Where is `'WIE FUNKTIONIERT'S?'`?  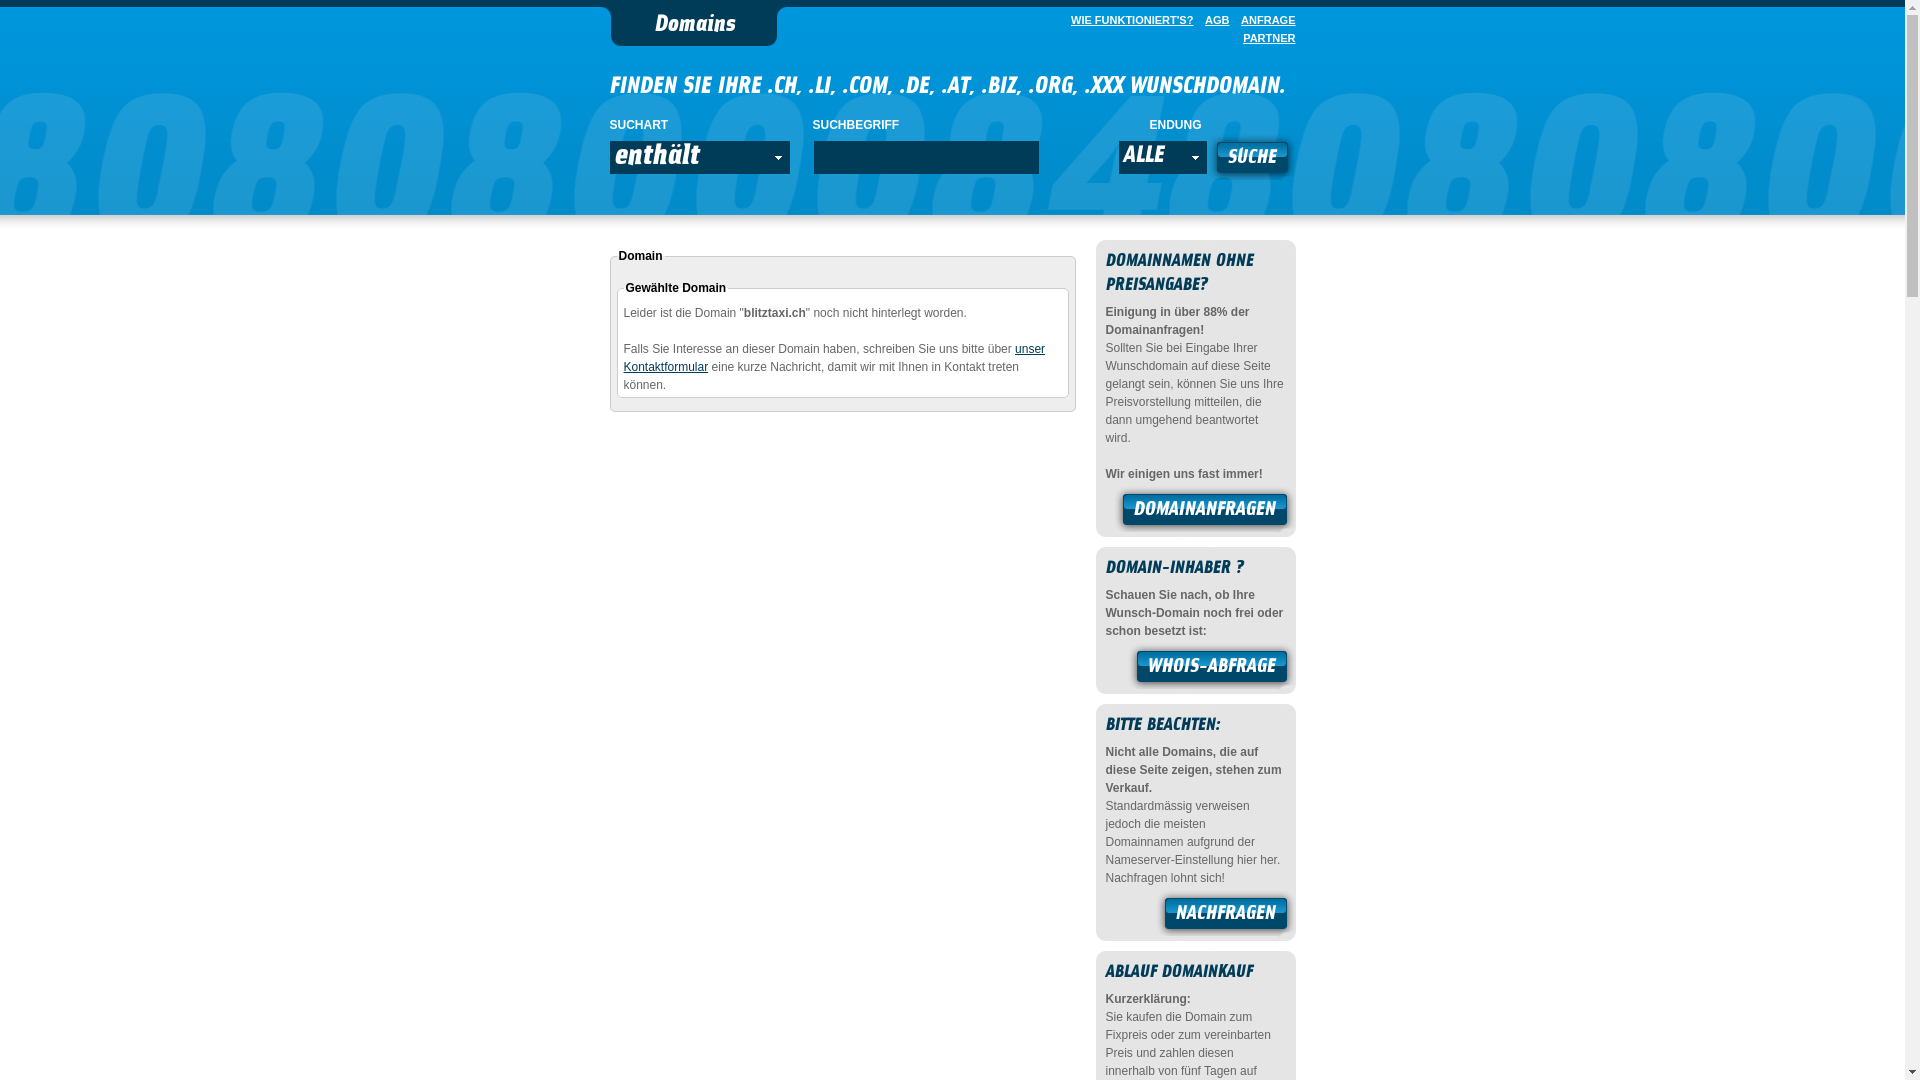 'WIE FUNKTIONIERT'S?' is located at coordinates (1128, 19).